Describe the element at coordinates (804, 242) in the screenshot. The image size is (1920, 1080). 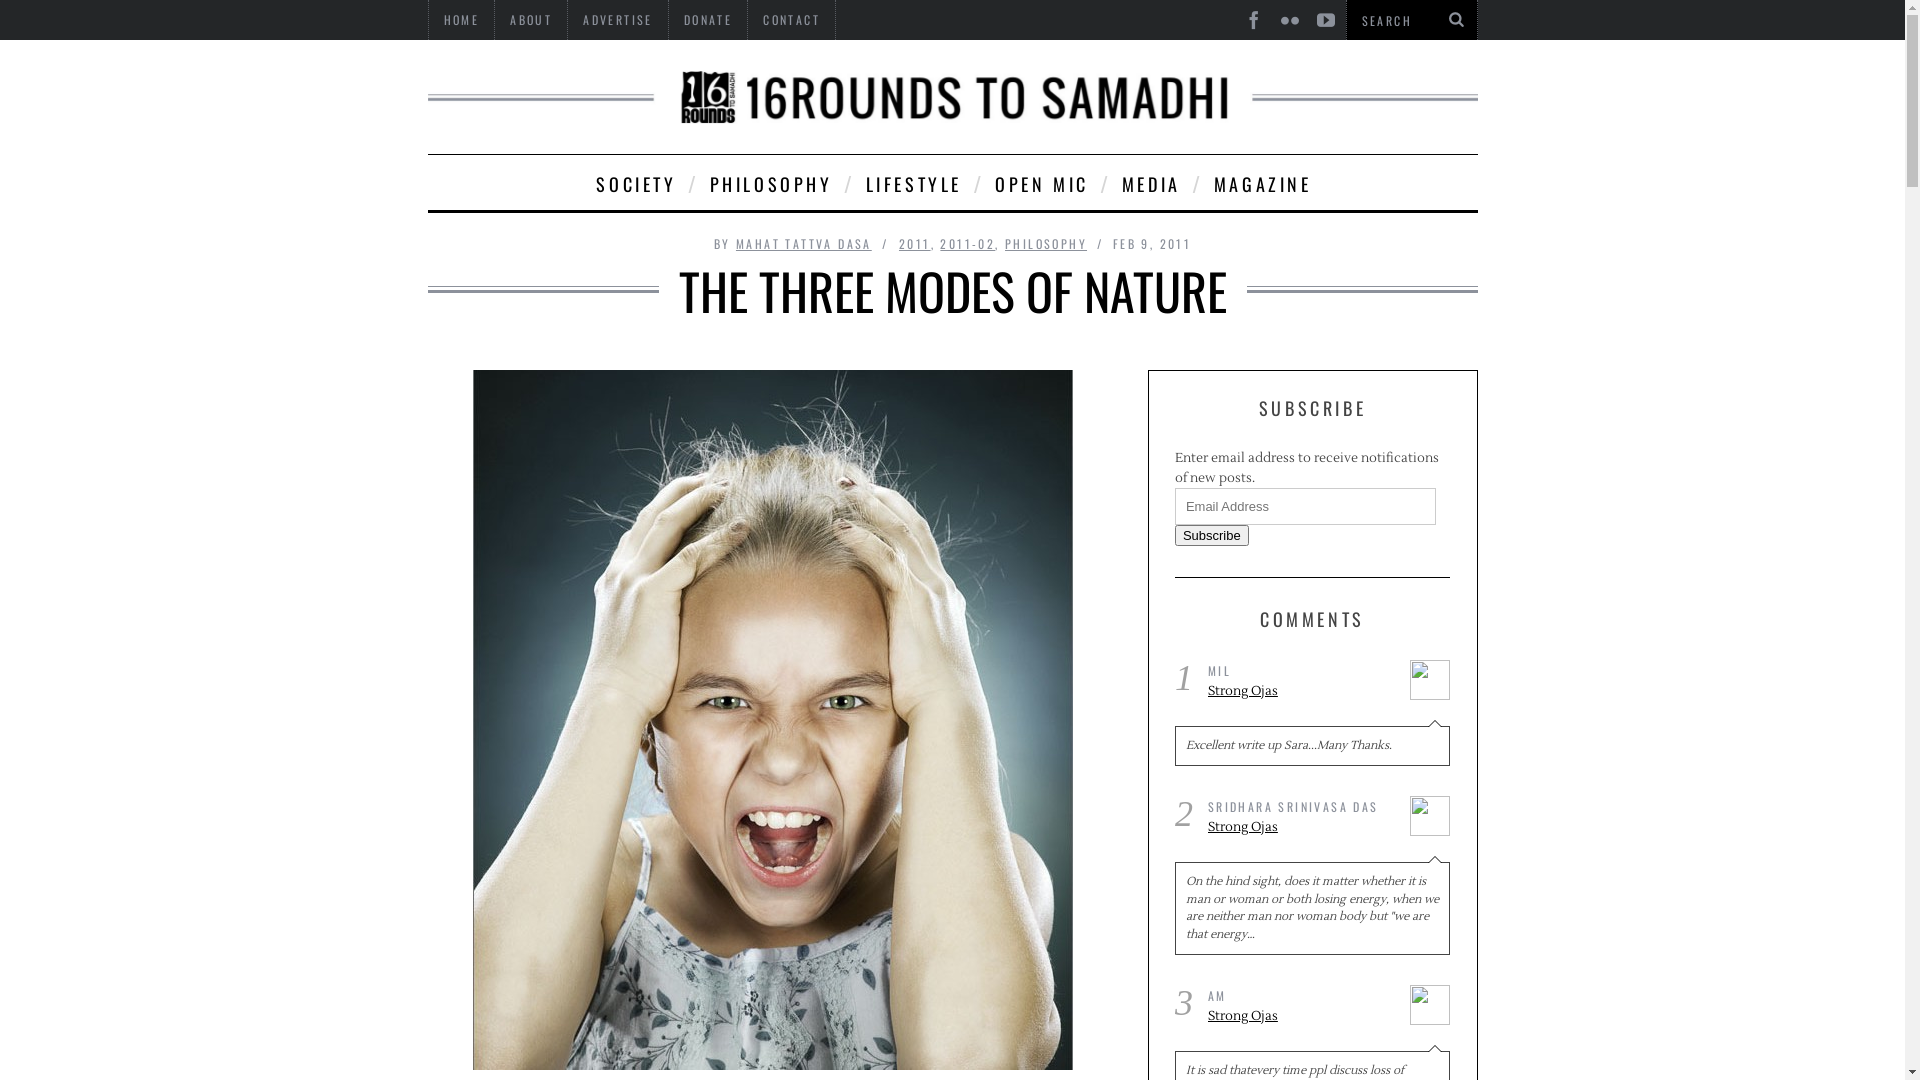
I see `'MAHAT TATTVA DASA'` at that location.